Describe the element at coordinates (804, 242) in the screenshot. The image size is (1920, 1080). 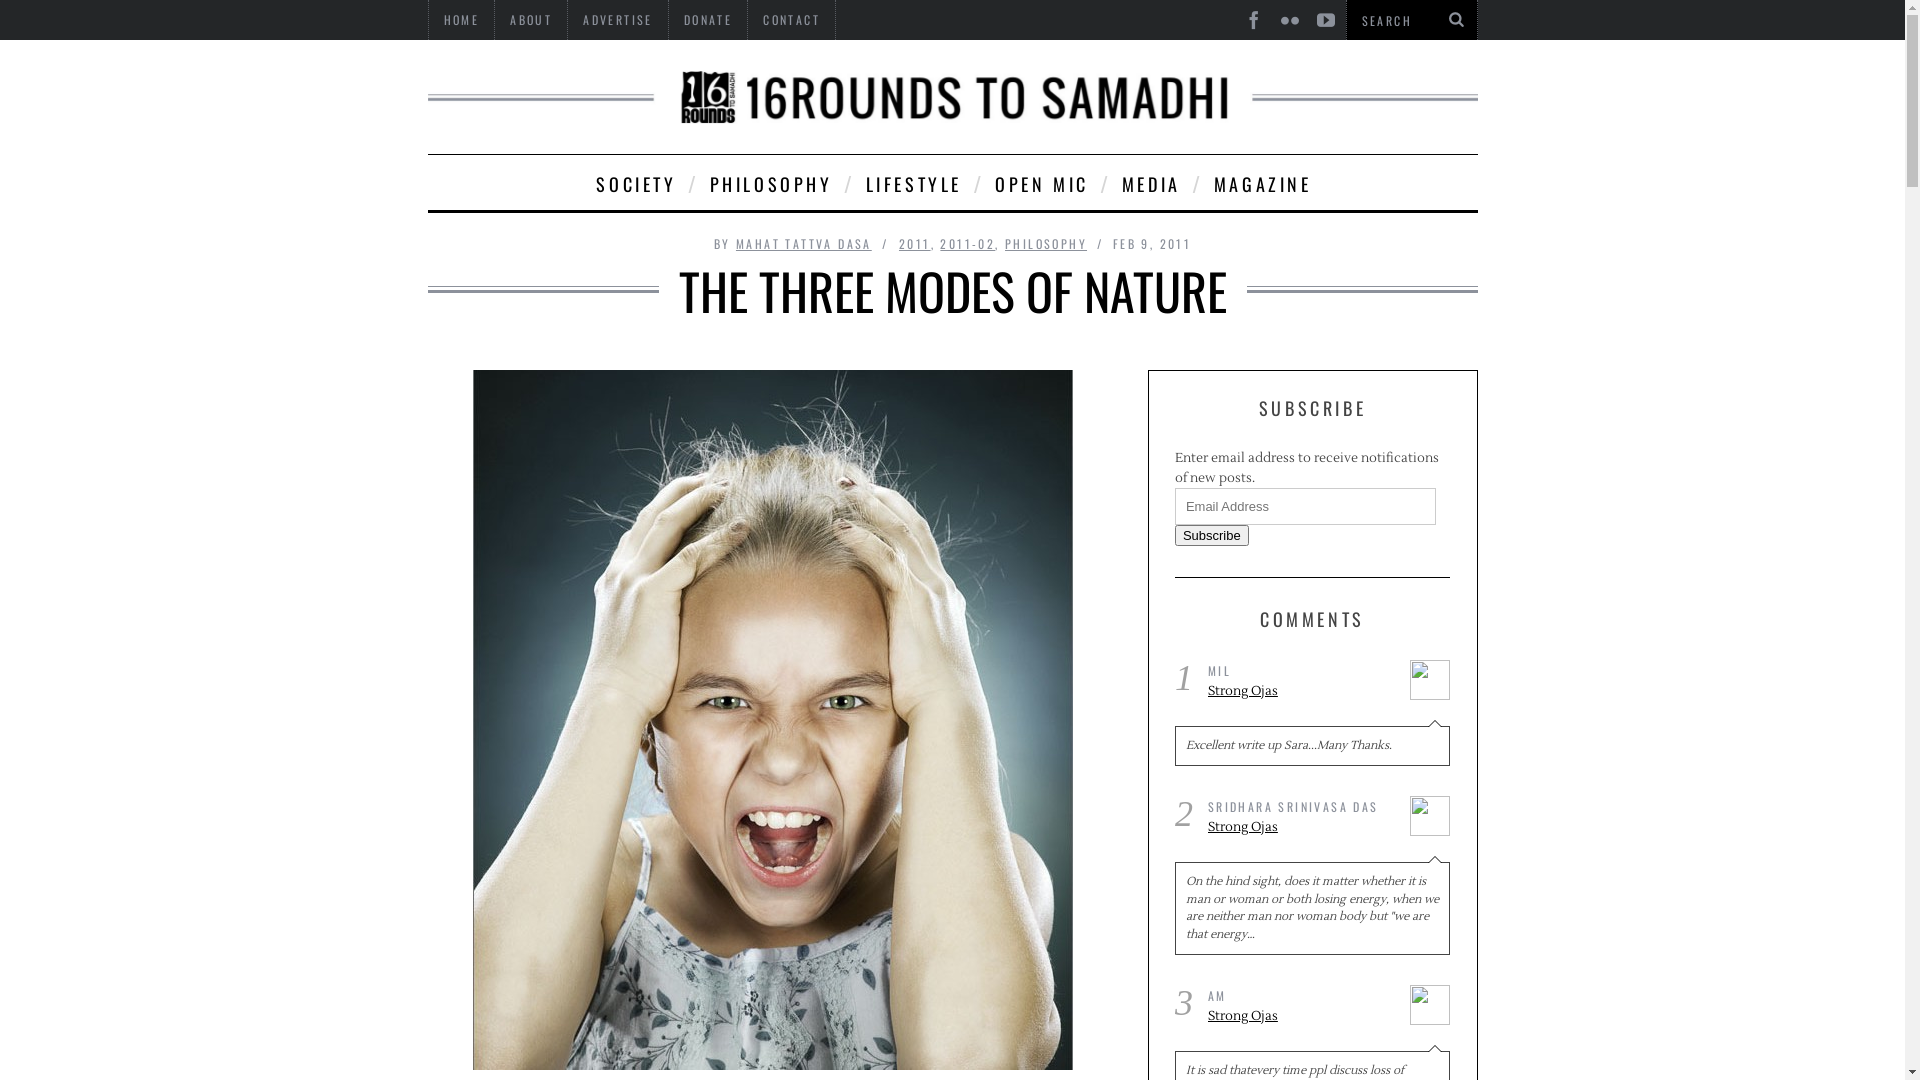
I see `'MAHAT TATTVA DASA'` at that location.